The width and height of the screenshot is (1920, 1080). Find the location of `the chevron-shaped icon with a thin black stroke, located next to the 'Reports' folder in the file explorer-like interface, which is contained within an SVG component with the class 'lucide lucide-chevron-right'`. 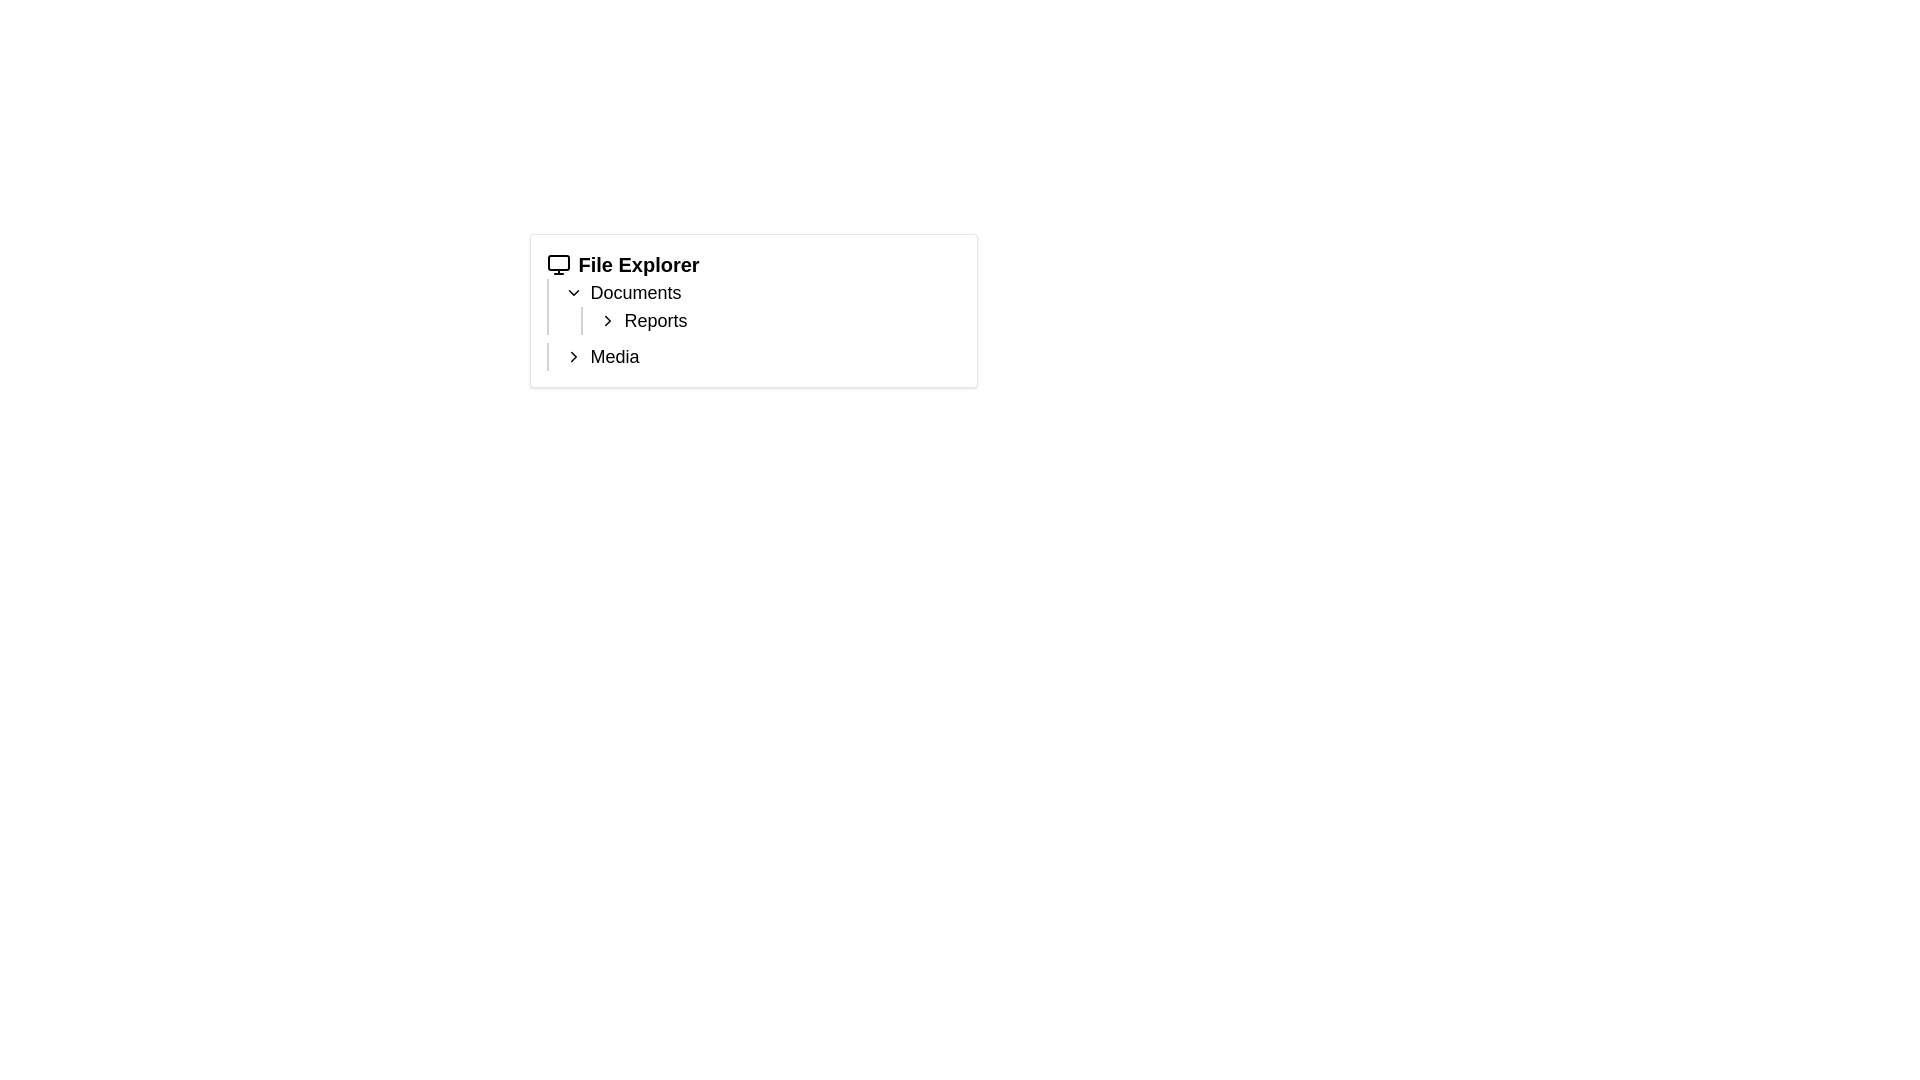

the chevron-shaped icon with a thin black stroke, located next to the 'Reports' folder in the file explorer-like interface, which is contained within an SVG component with the class 'lucide lucide-chevron-right' is located at coordinates (572, 356).